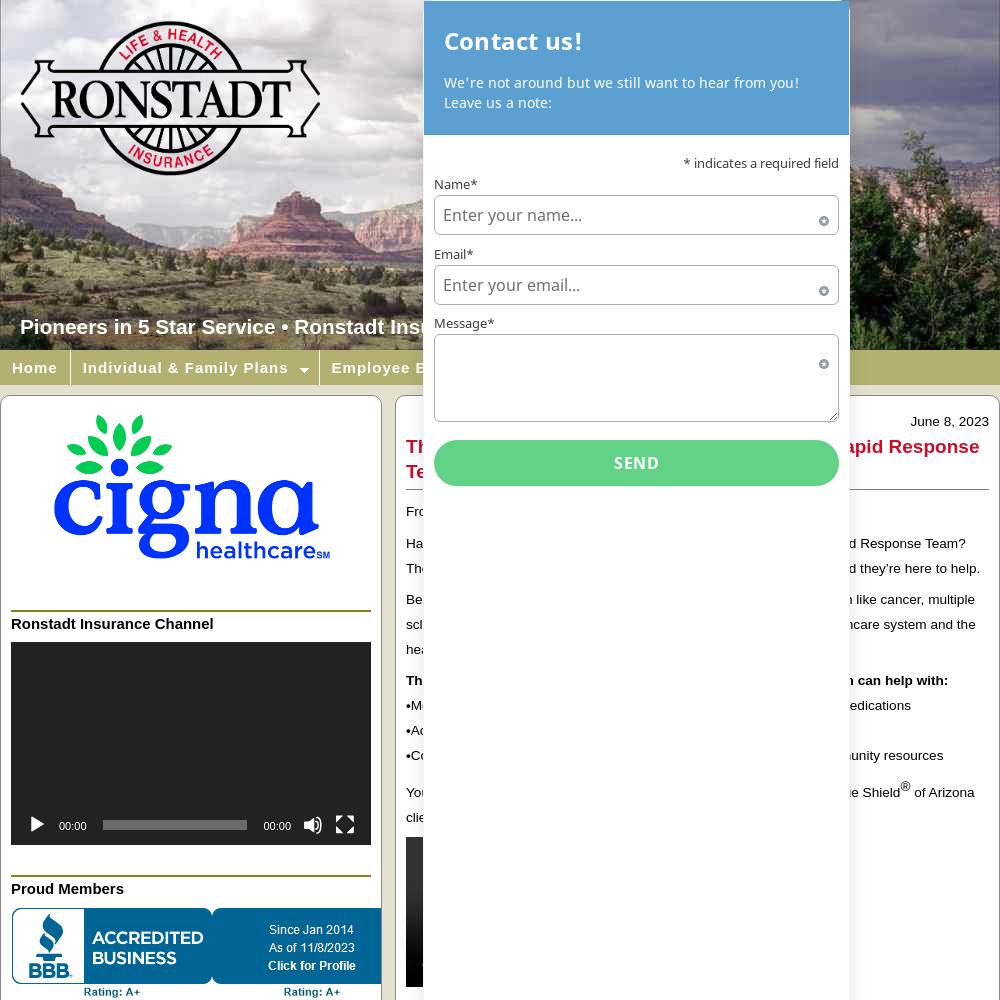  Describe the element at coordinates (948, 421) in the screenshot. I see `'June 8, 2023'` at that location.